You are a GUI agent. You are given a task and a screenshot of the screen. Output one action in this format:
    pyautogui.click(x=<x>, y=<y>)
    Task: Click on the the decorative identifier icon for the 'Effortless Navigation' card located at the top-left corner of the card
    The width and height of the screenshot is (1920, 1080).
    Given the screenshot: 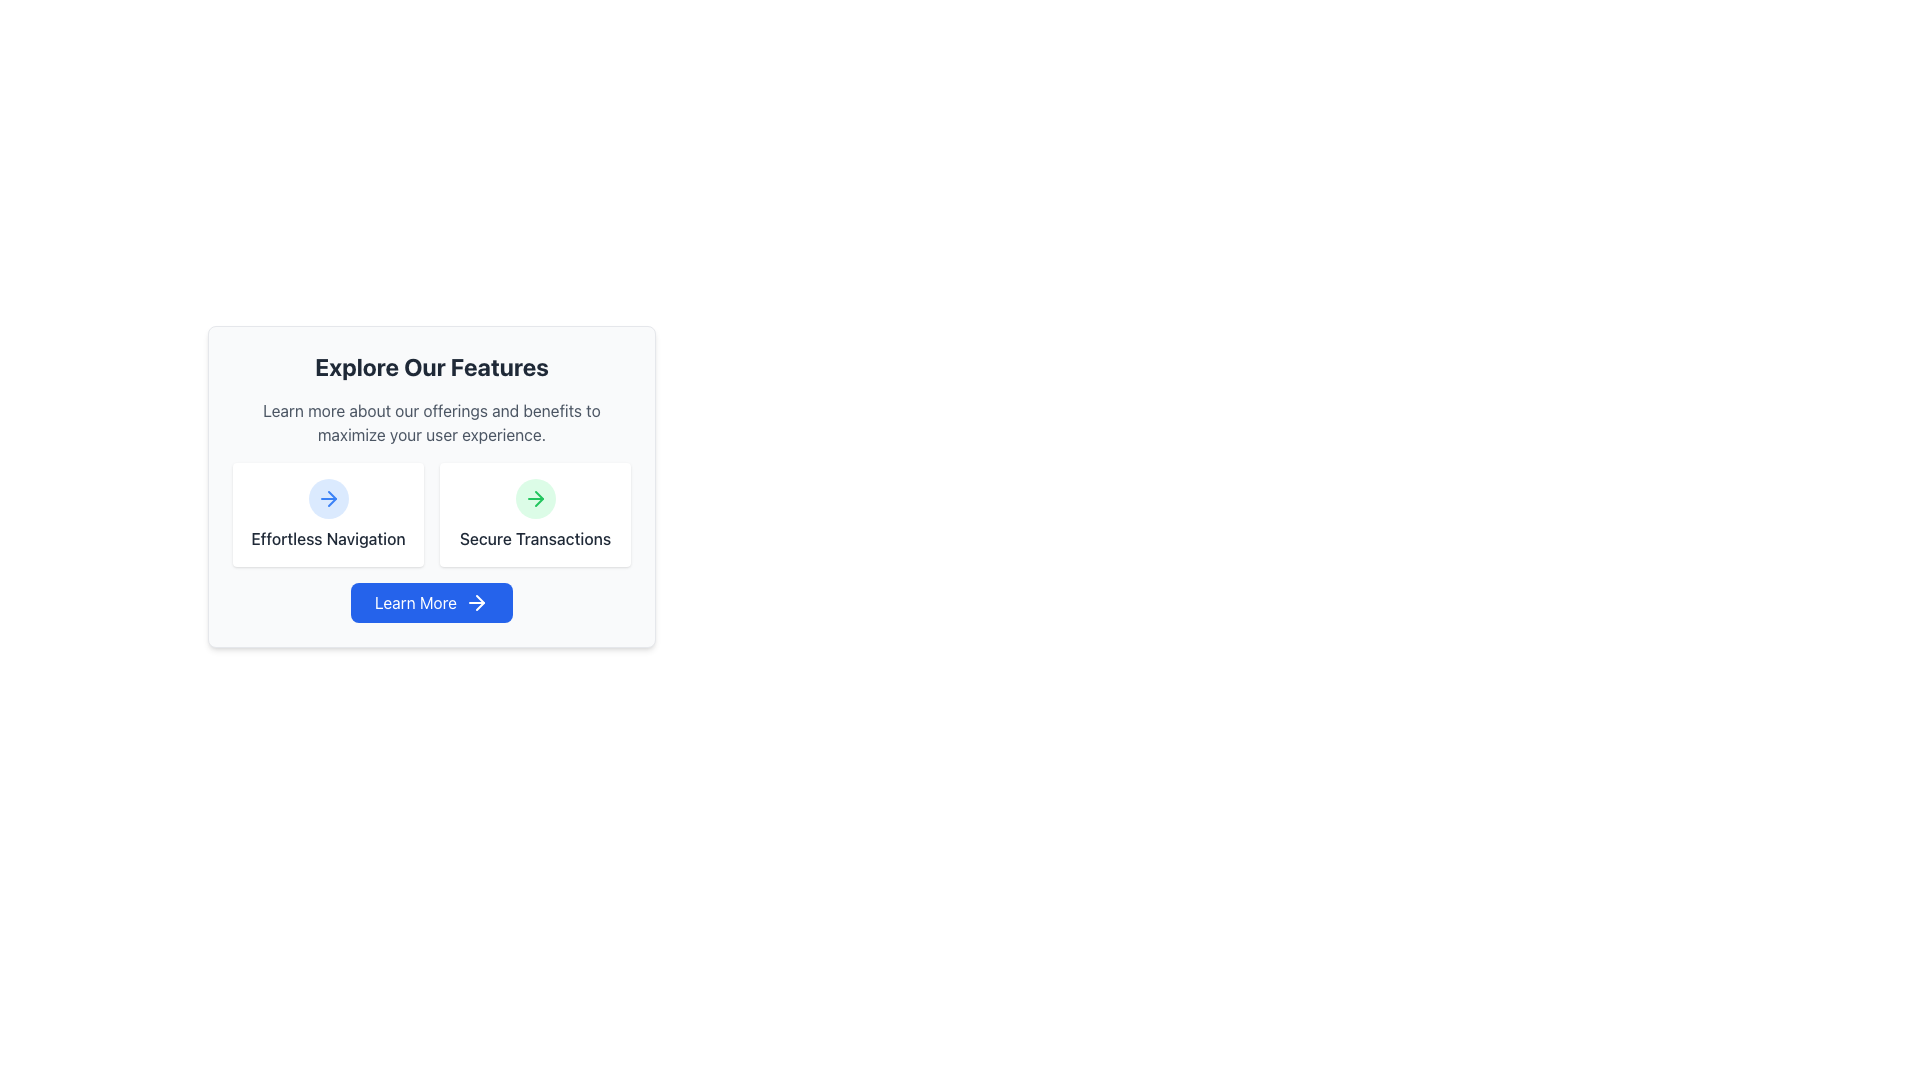 What is the action you would take?
    pyautogui.click(x=328, y=497)
    